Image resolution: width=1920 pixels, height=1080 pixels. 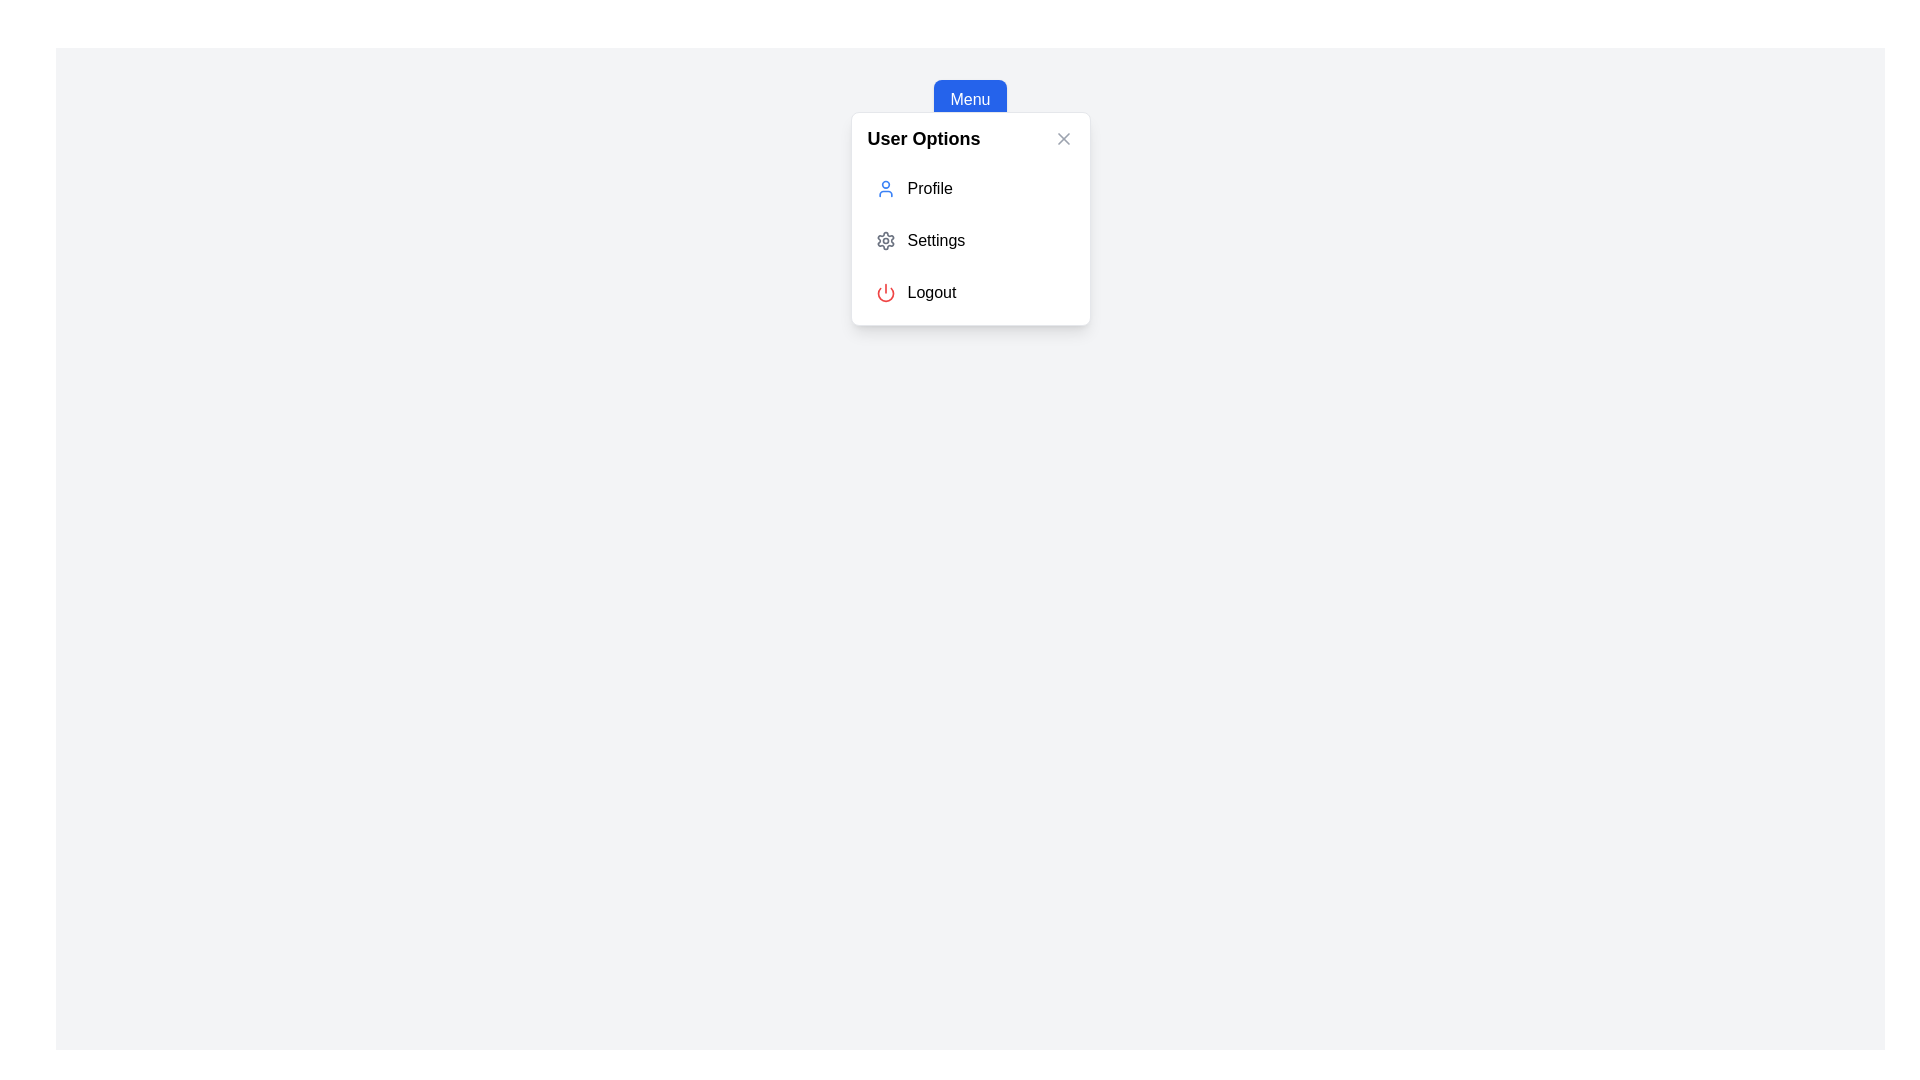 I want to click on the 'Settings' text label, which is styled in a black sans-serif font, located next to a gear icon inside a light gray modal panel labeled 'User Options', so click(x=935, y=239).